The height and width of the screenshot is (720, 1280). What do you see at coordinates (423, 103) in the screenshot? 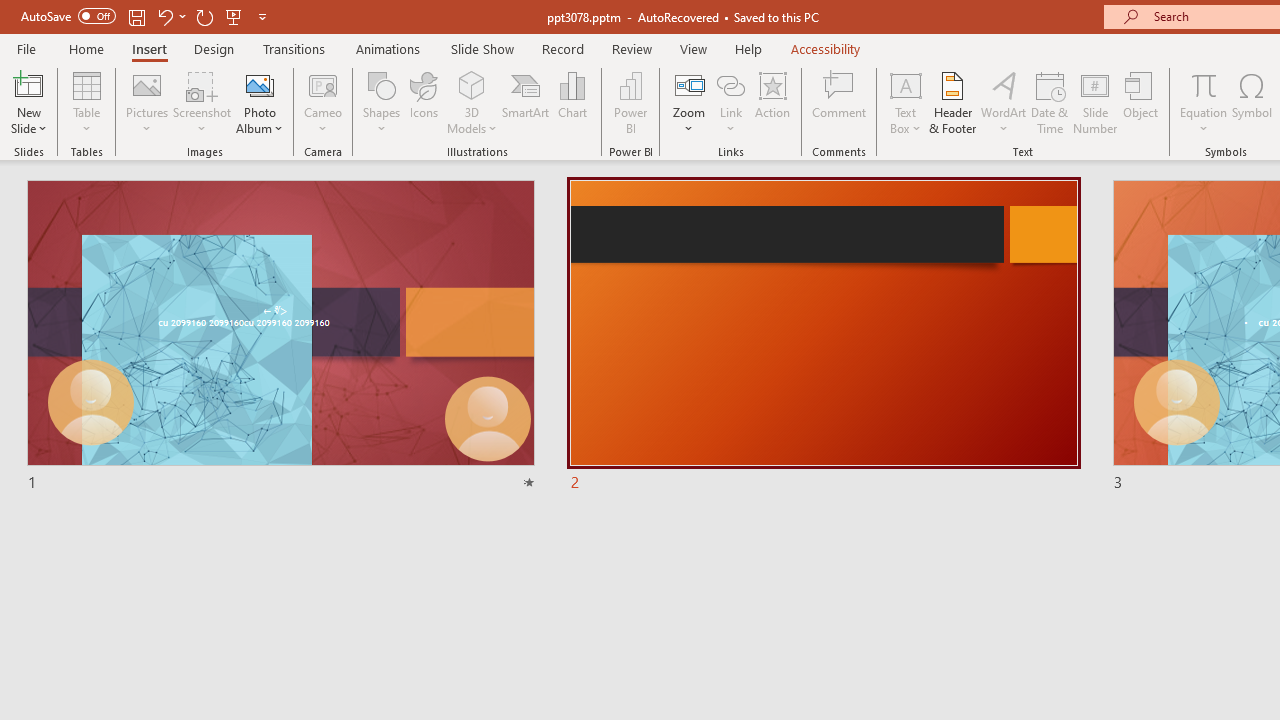
I see `'Icons'` at bounding box center [423, 103].